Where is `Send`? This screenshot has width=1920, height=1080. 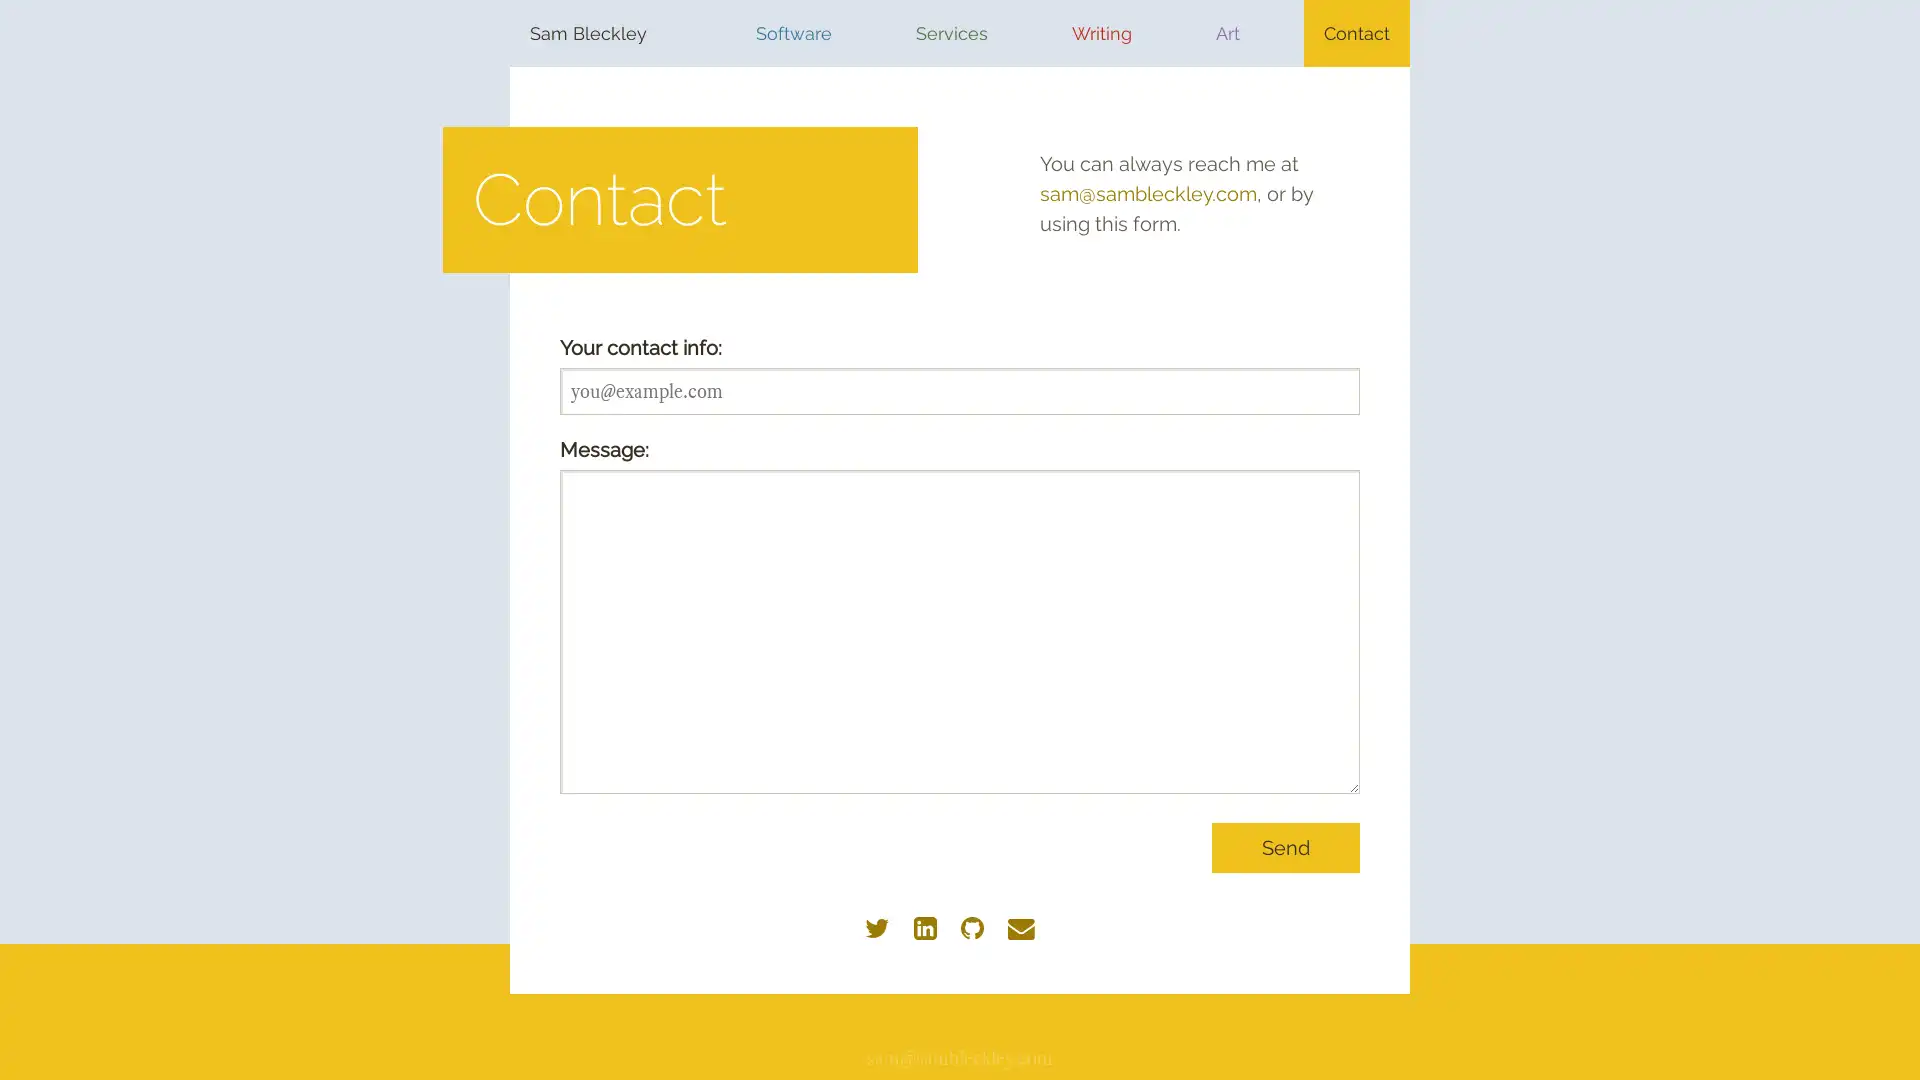 Send is located at coordinates (1286, 848).